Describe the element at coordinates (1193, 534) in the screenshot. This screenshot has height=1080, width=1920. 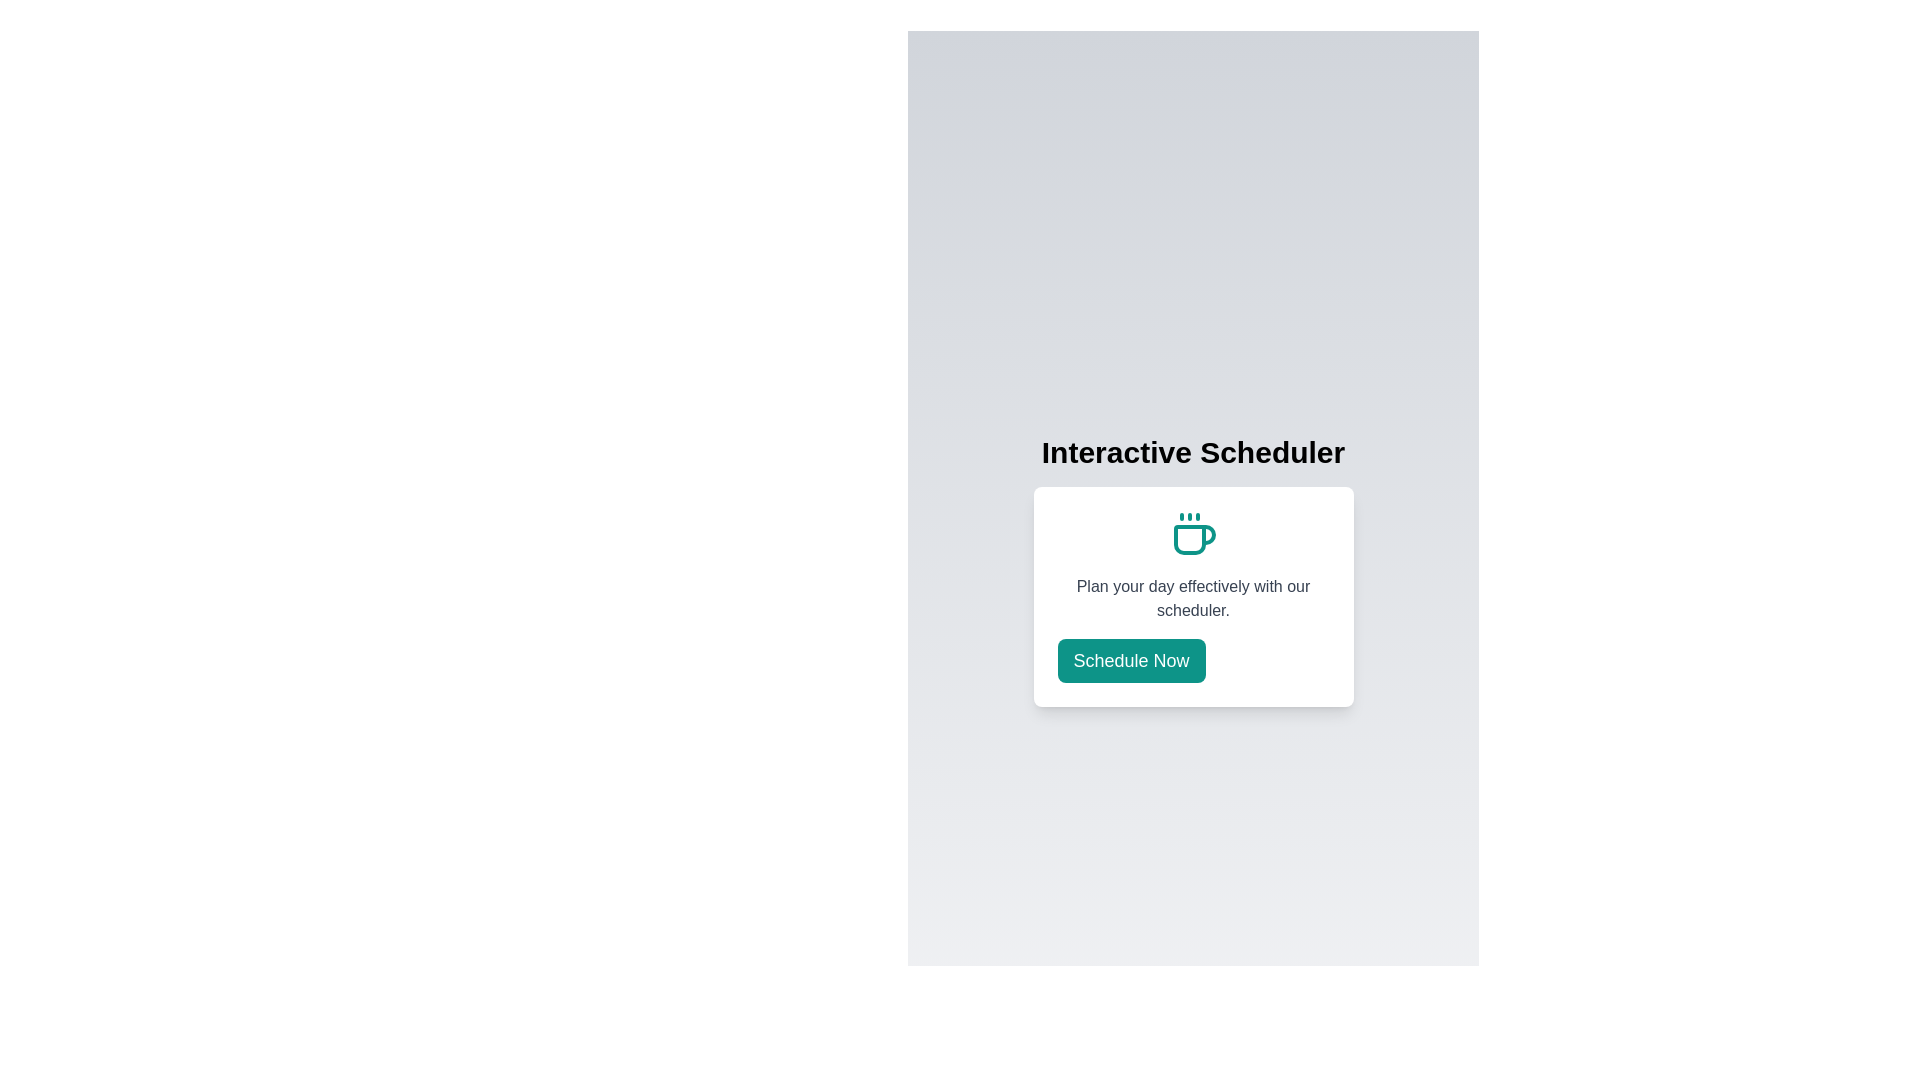
I see `the coffee cup icon located at the top of the card labeled 'Plan your day effectively with our scheduler.'` at that location.